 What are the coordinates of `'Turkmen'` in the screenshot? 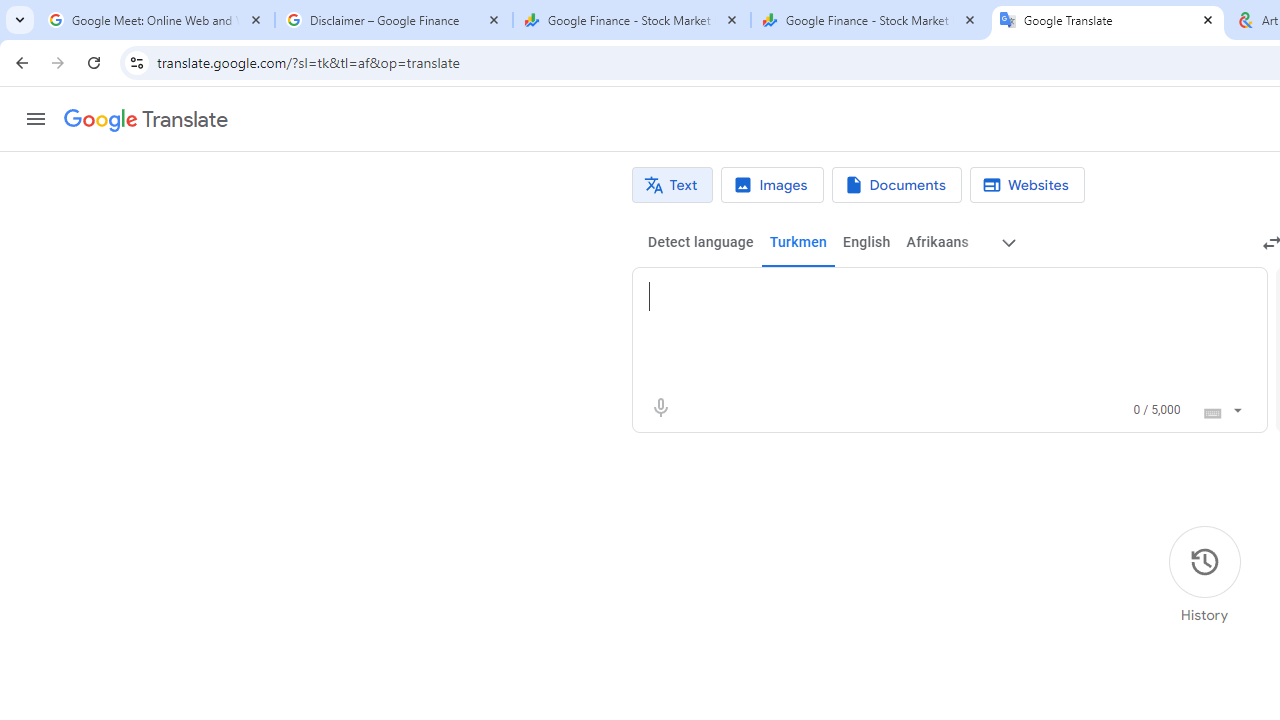 It's located at (797, 242).